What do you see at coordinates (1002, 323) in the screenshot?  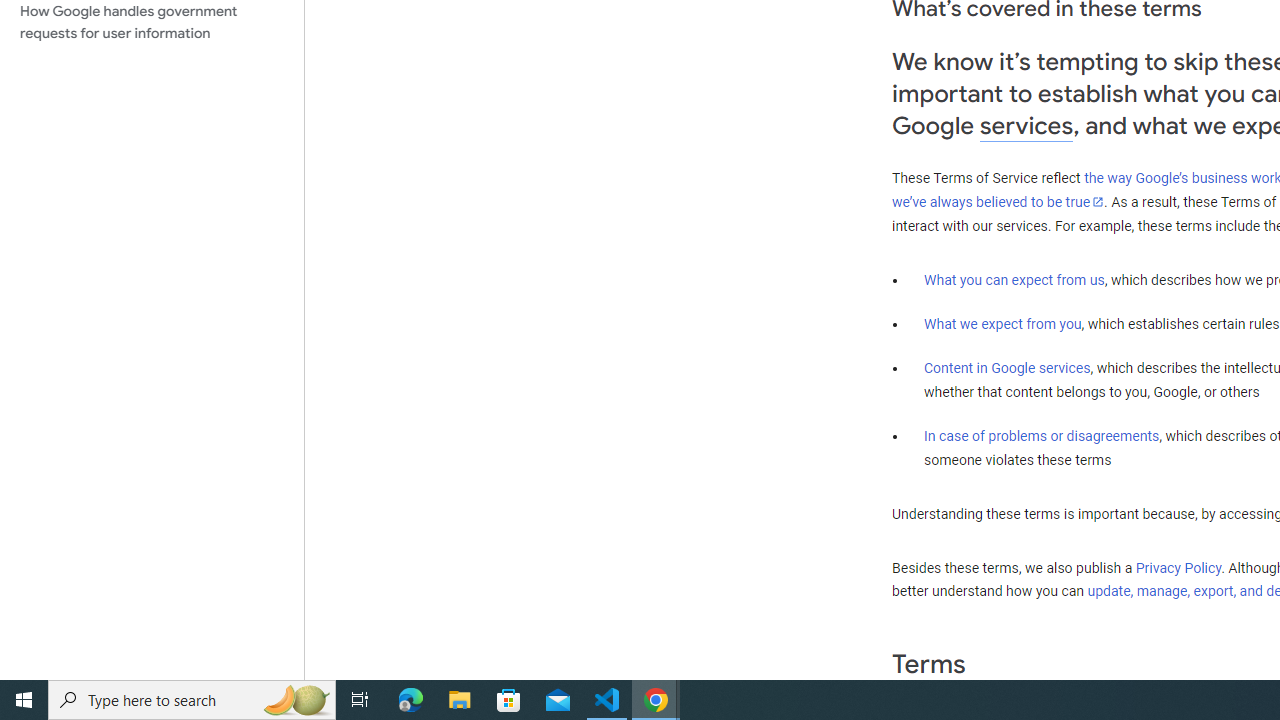 I see `'What we expect from you'` at bounding box center [1002, 323].